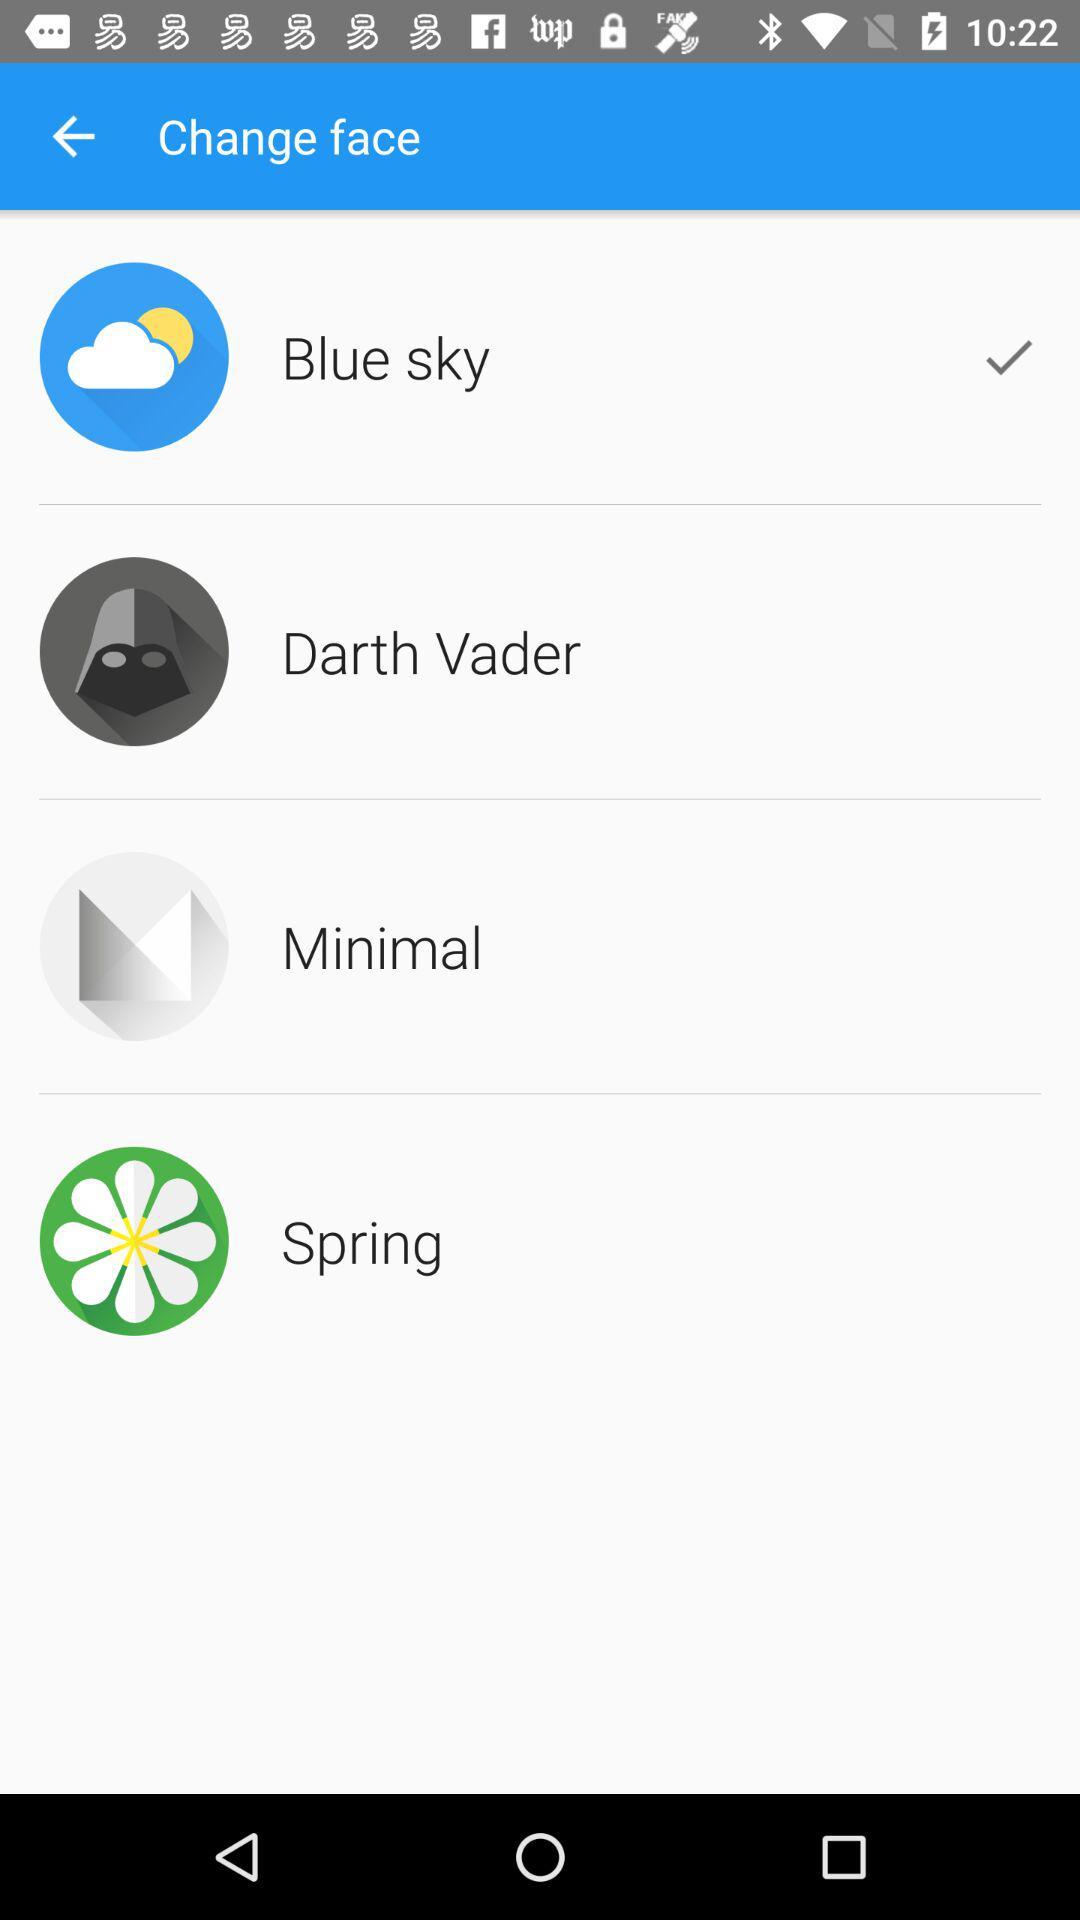  What do you see at coordinates (72, 135) in the screenshot?
I see `to go back page` at bounding box center [72, 135].